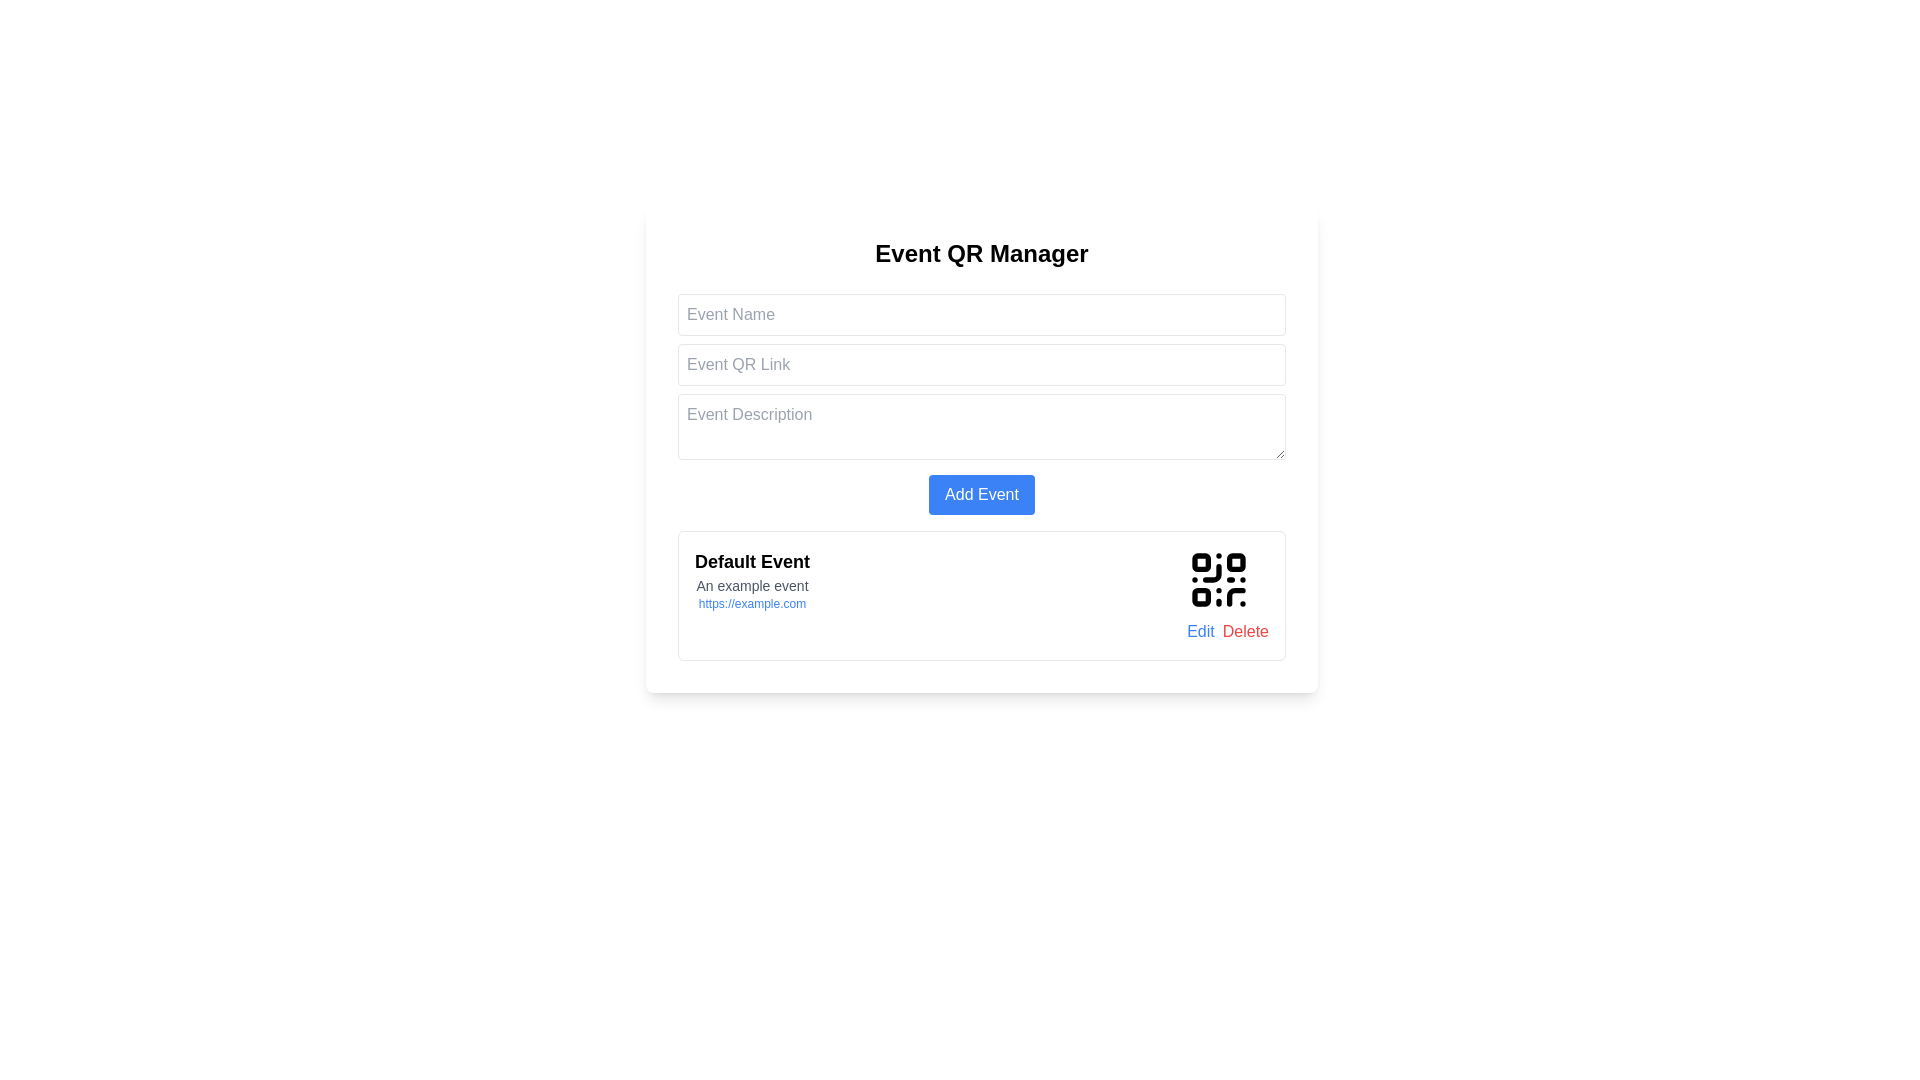  I want to click on the hyperlink text that leads to 'https://example.com', so click(751, 603).